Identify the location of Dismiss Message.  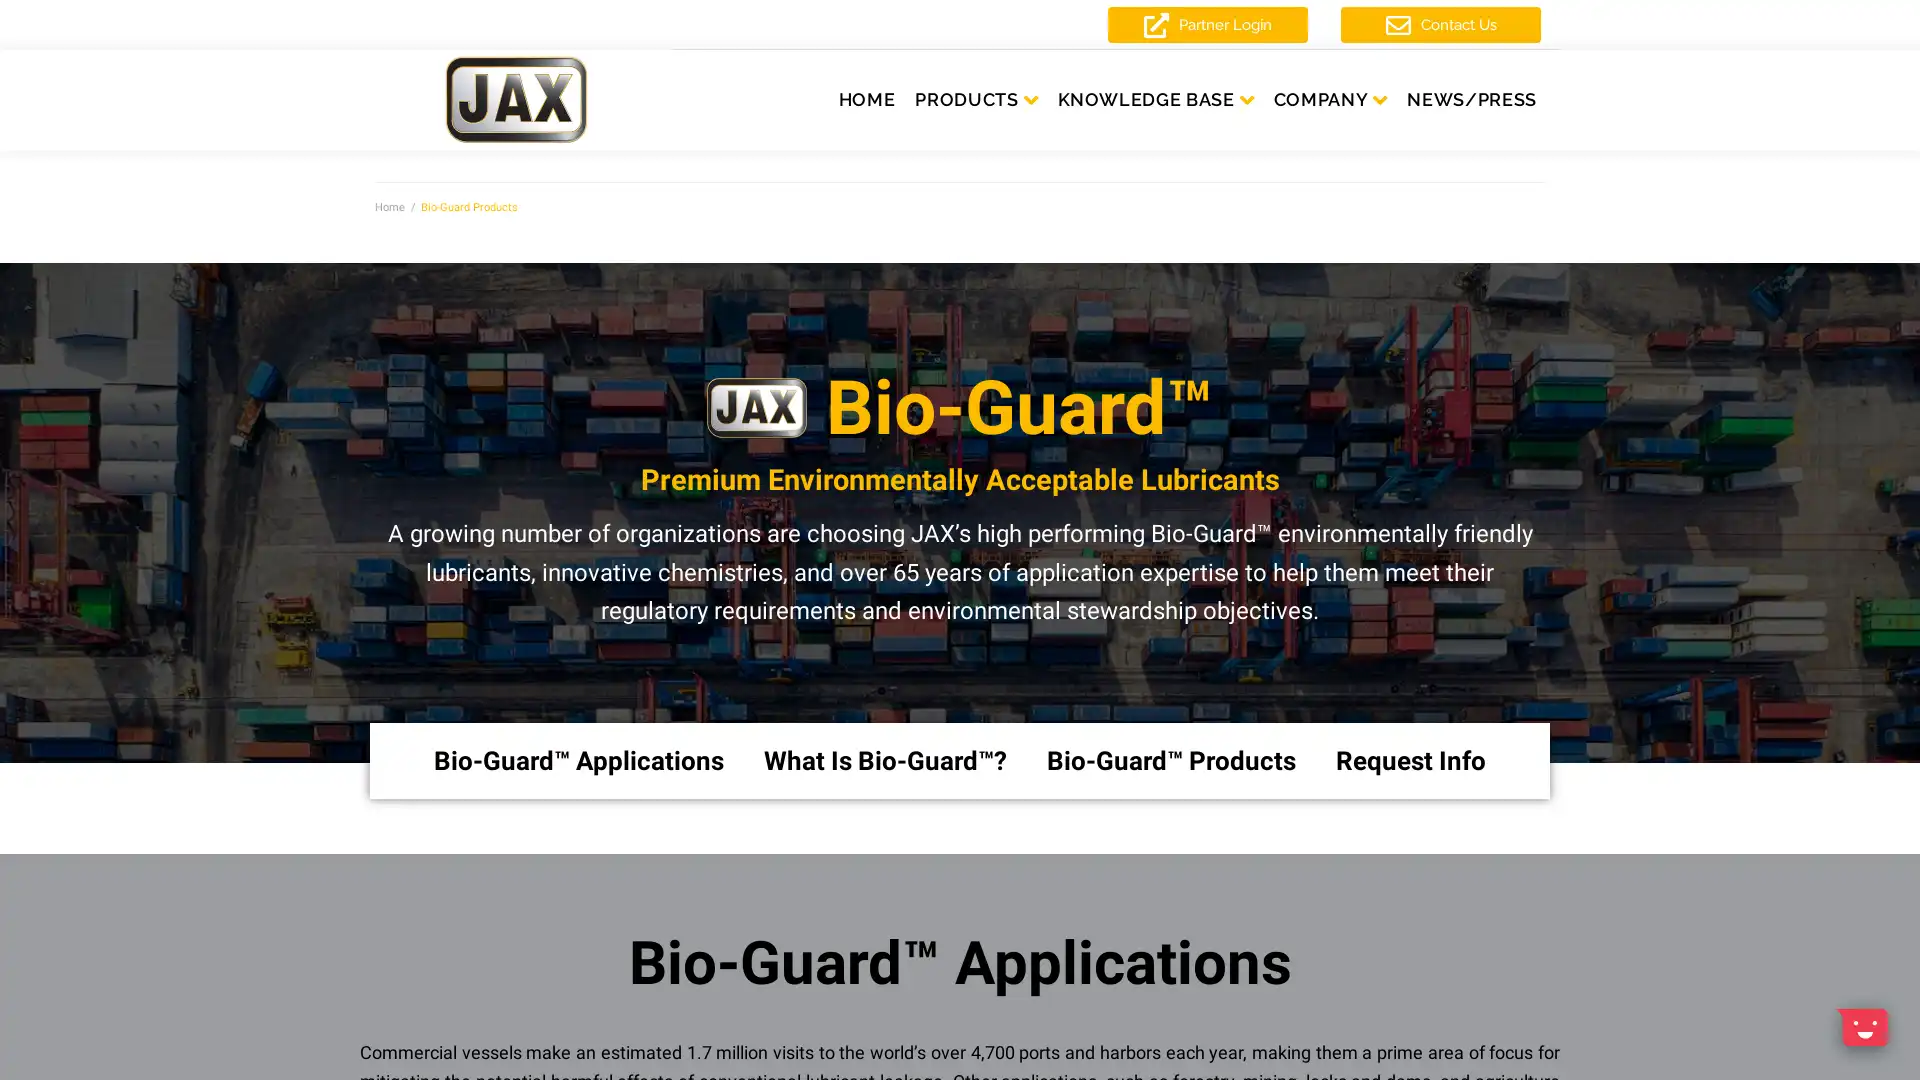
(1815, 1003).